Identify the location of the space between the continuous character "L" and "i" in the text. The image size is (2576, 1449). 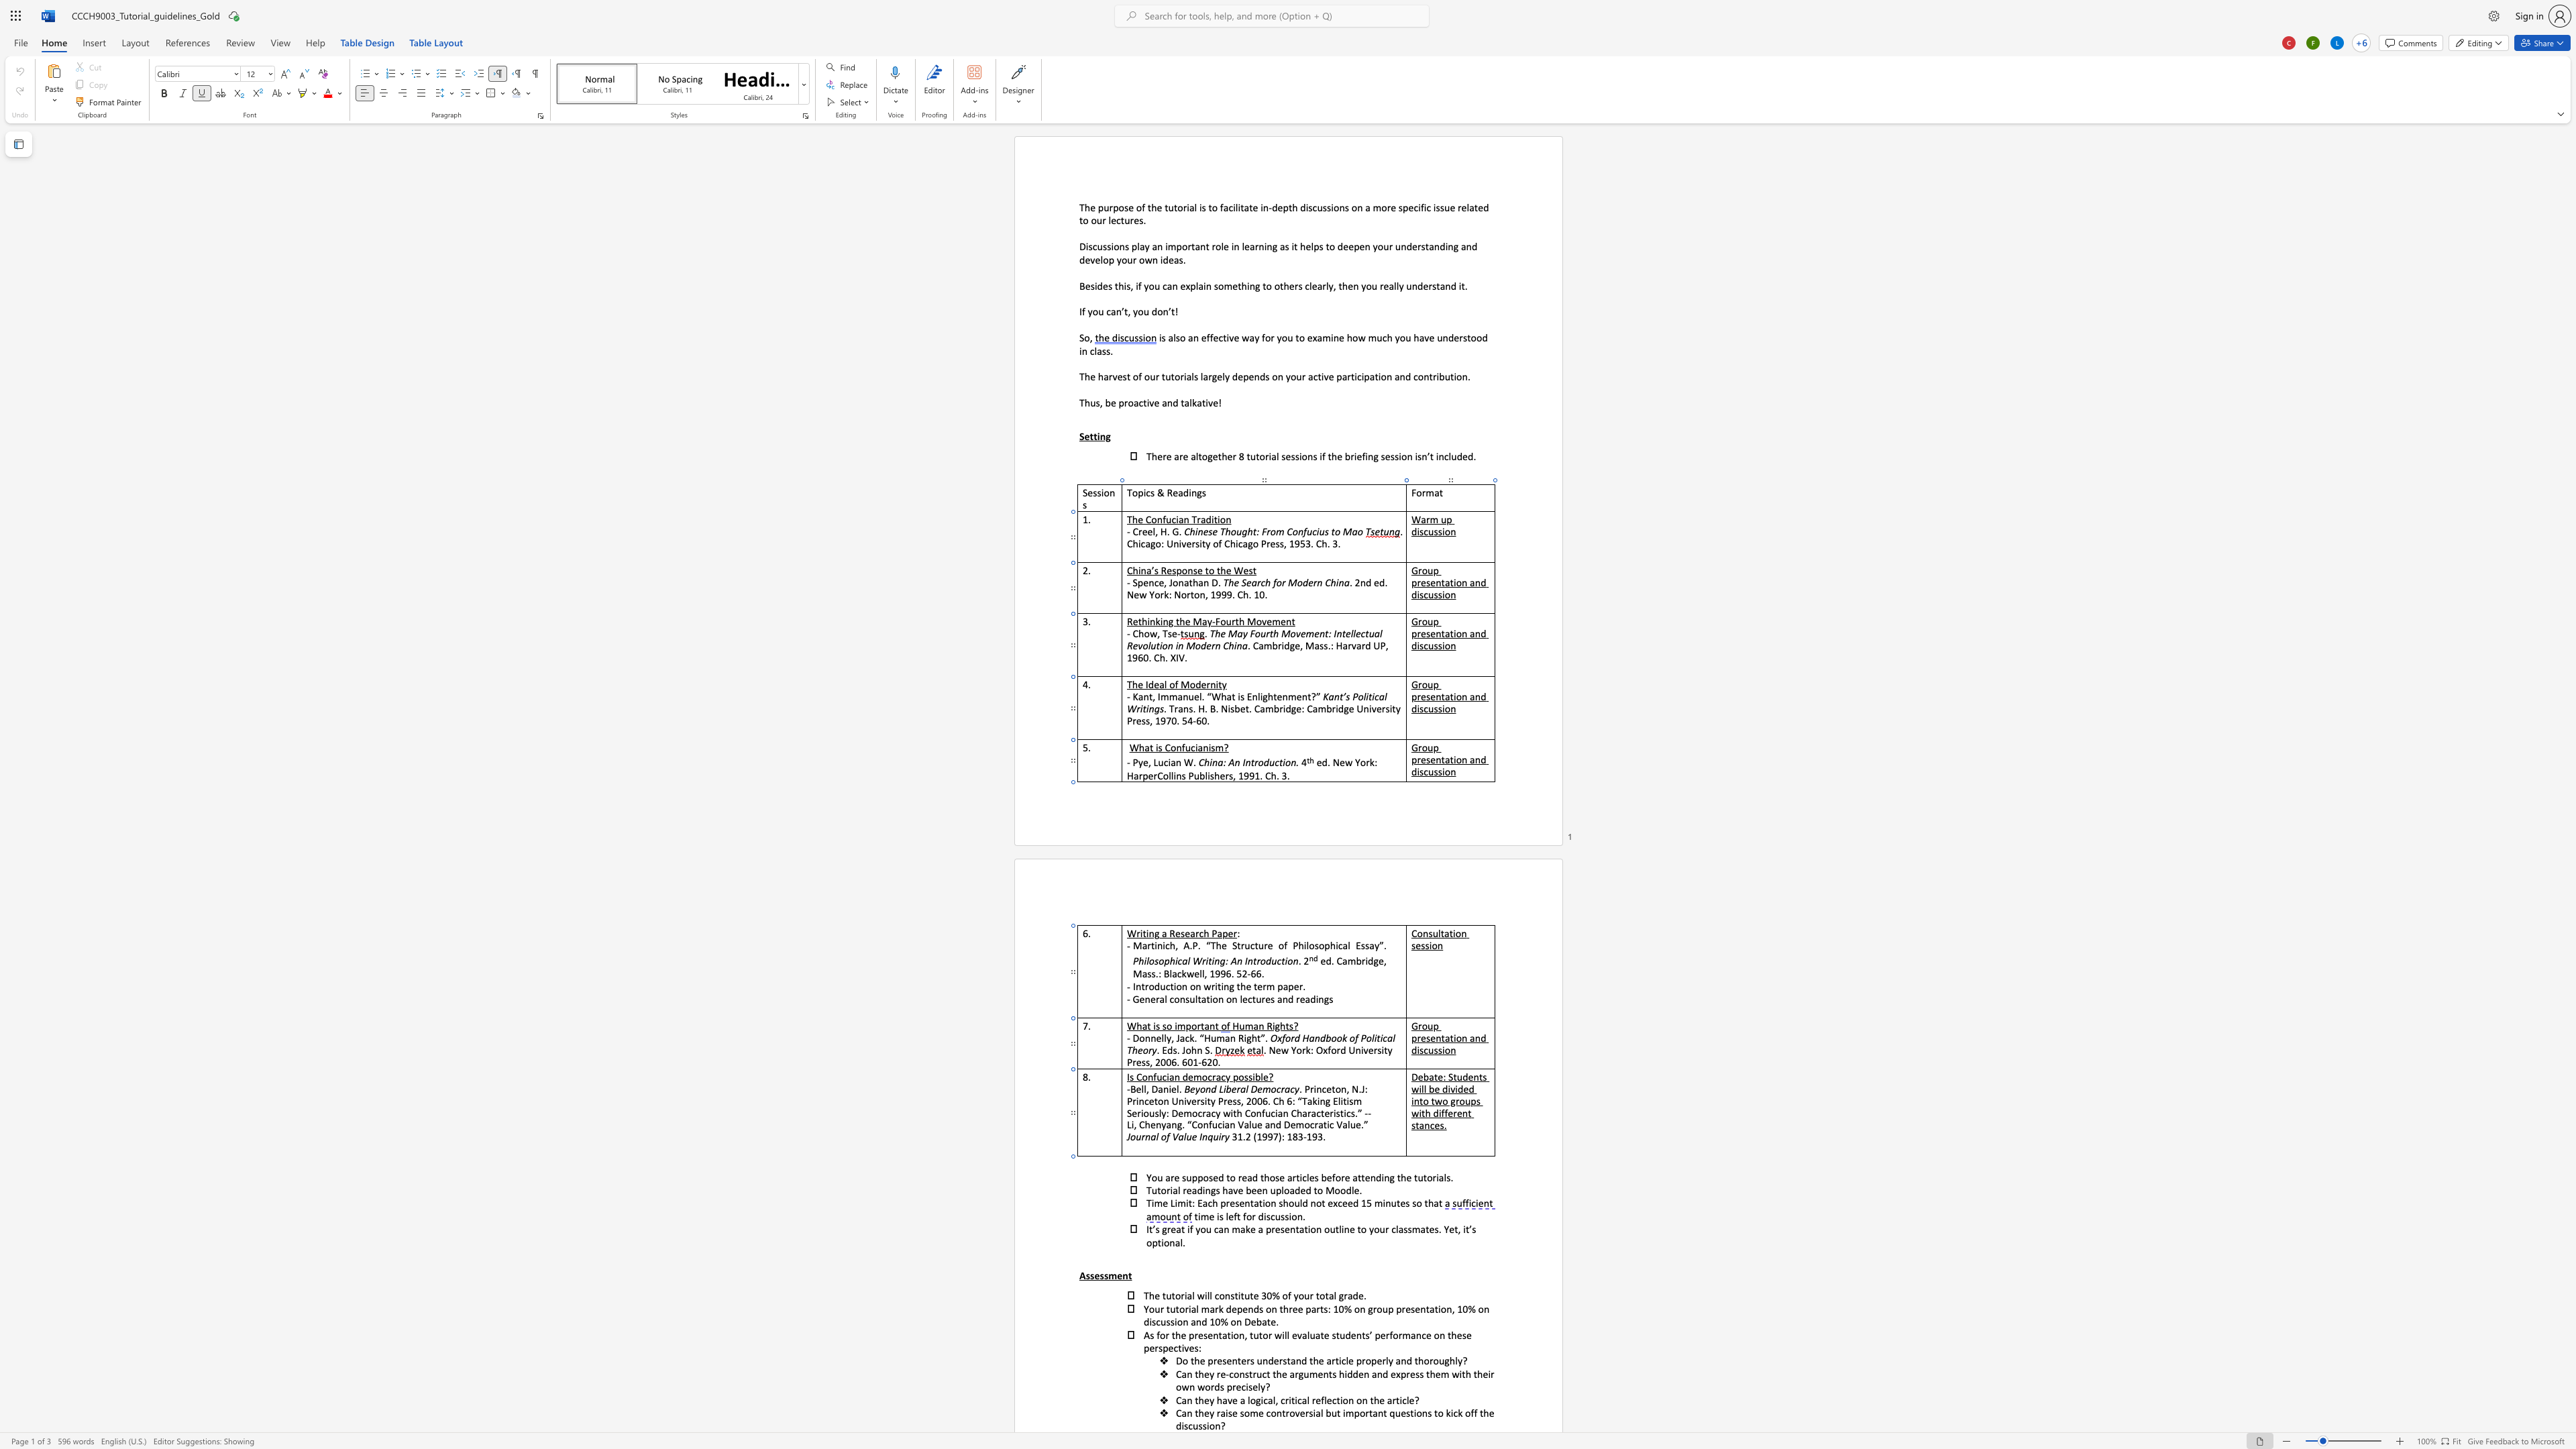
(1223, 1088).